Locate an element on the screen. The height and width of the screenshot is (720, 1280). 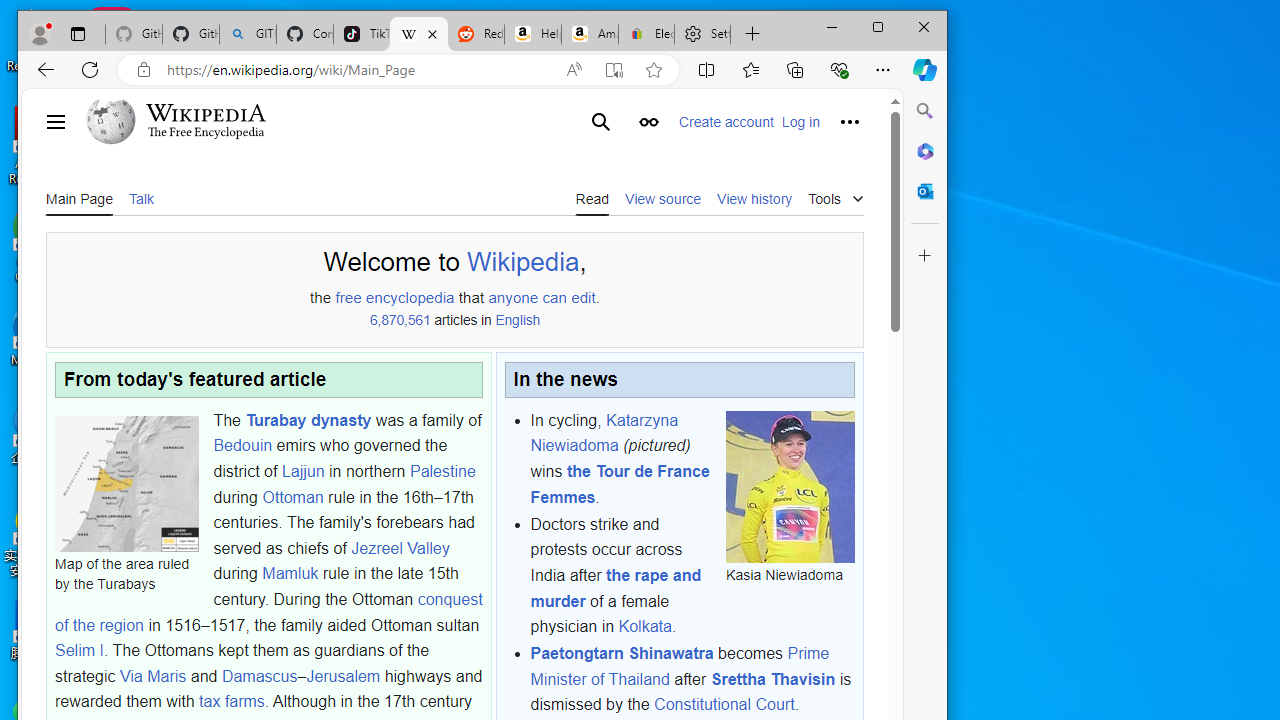
'Turabay dynasty' is located at coordinates (307, 419).